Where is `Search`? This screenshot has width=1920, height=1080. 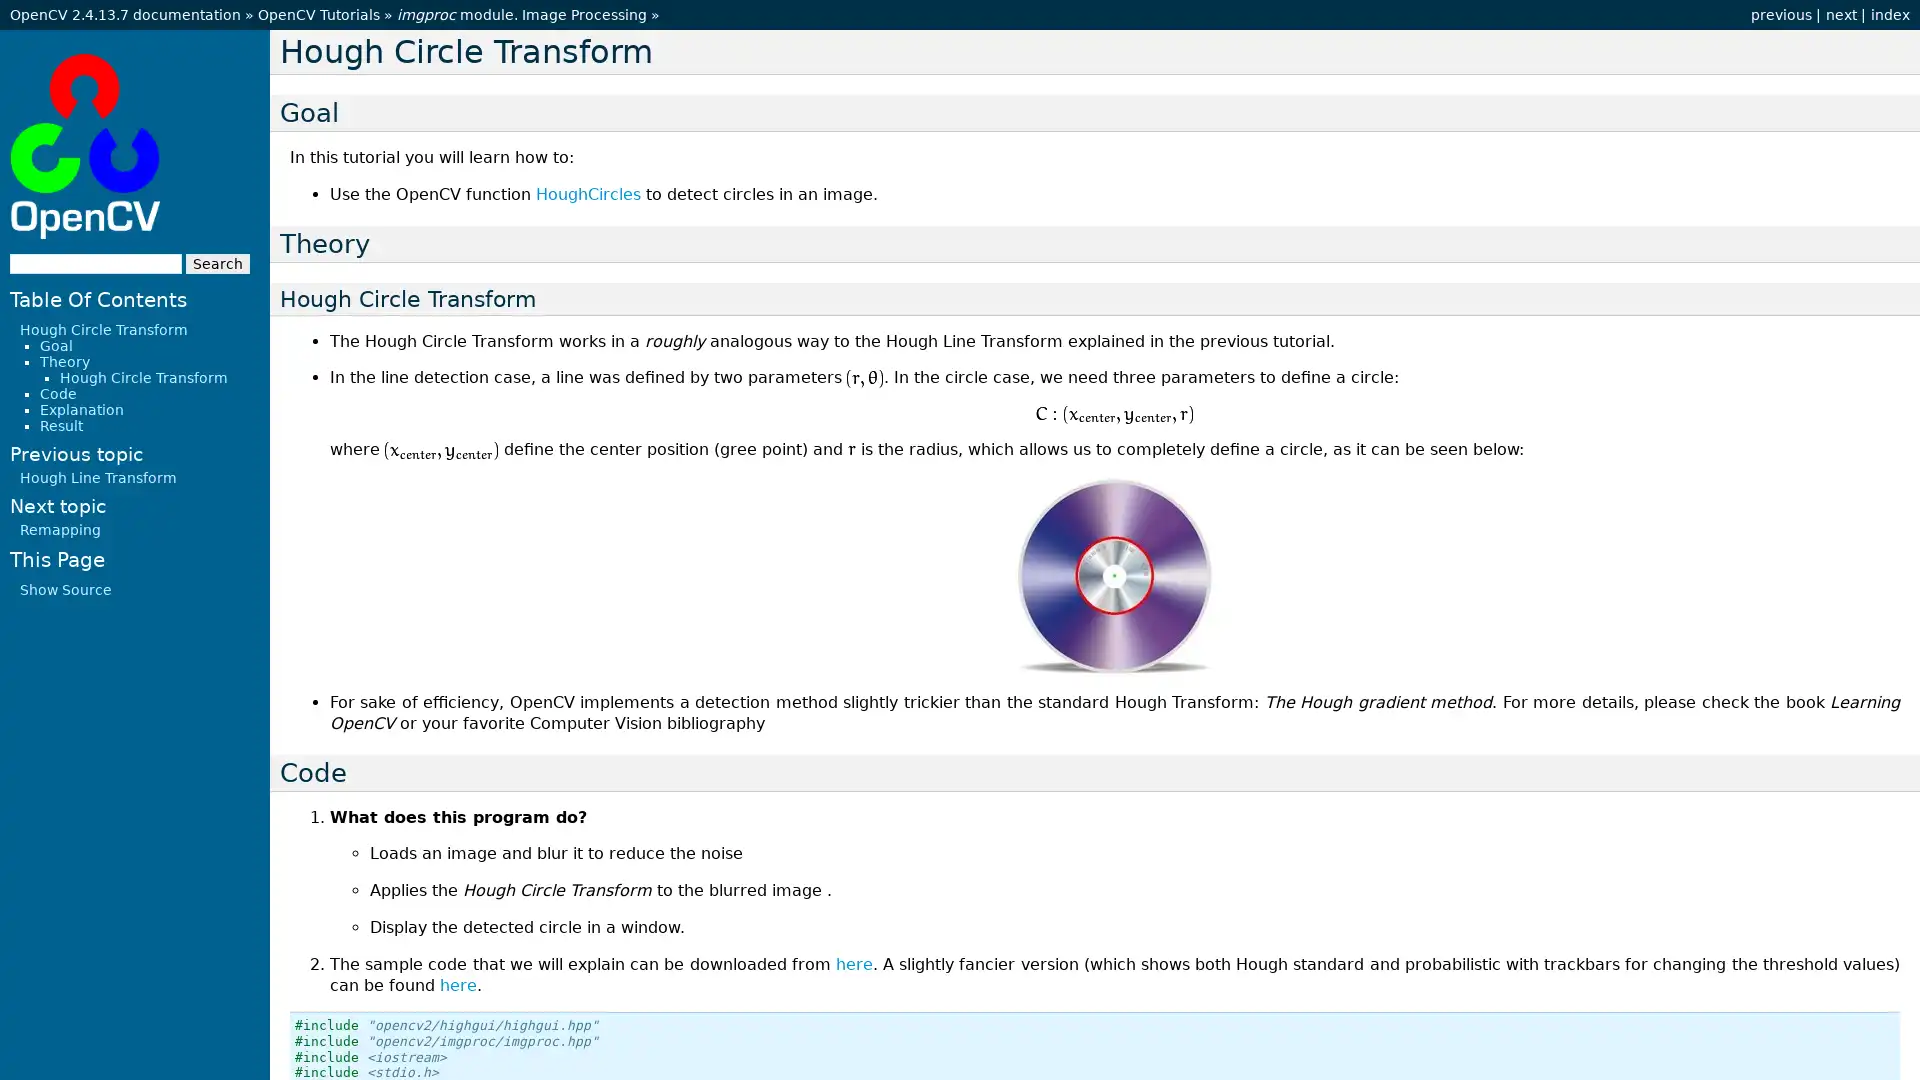 Search is located at coordinates (217, 261).